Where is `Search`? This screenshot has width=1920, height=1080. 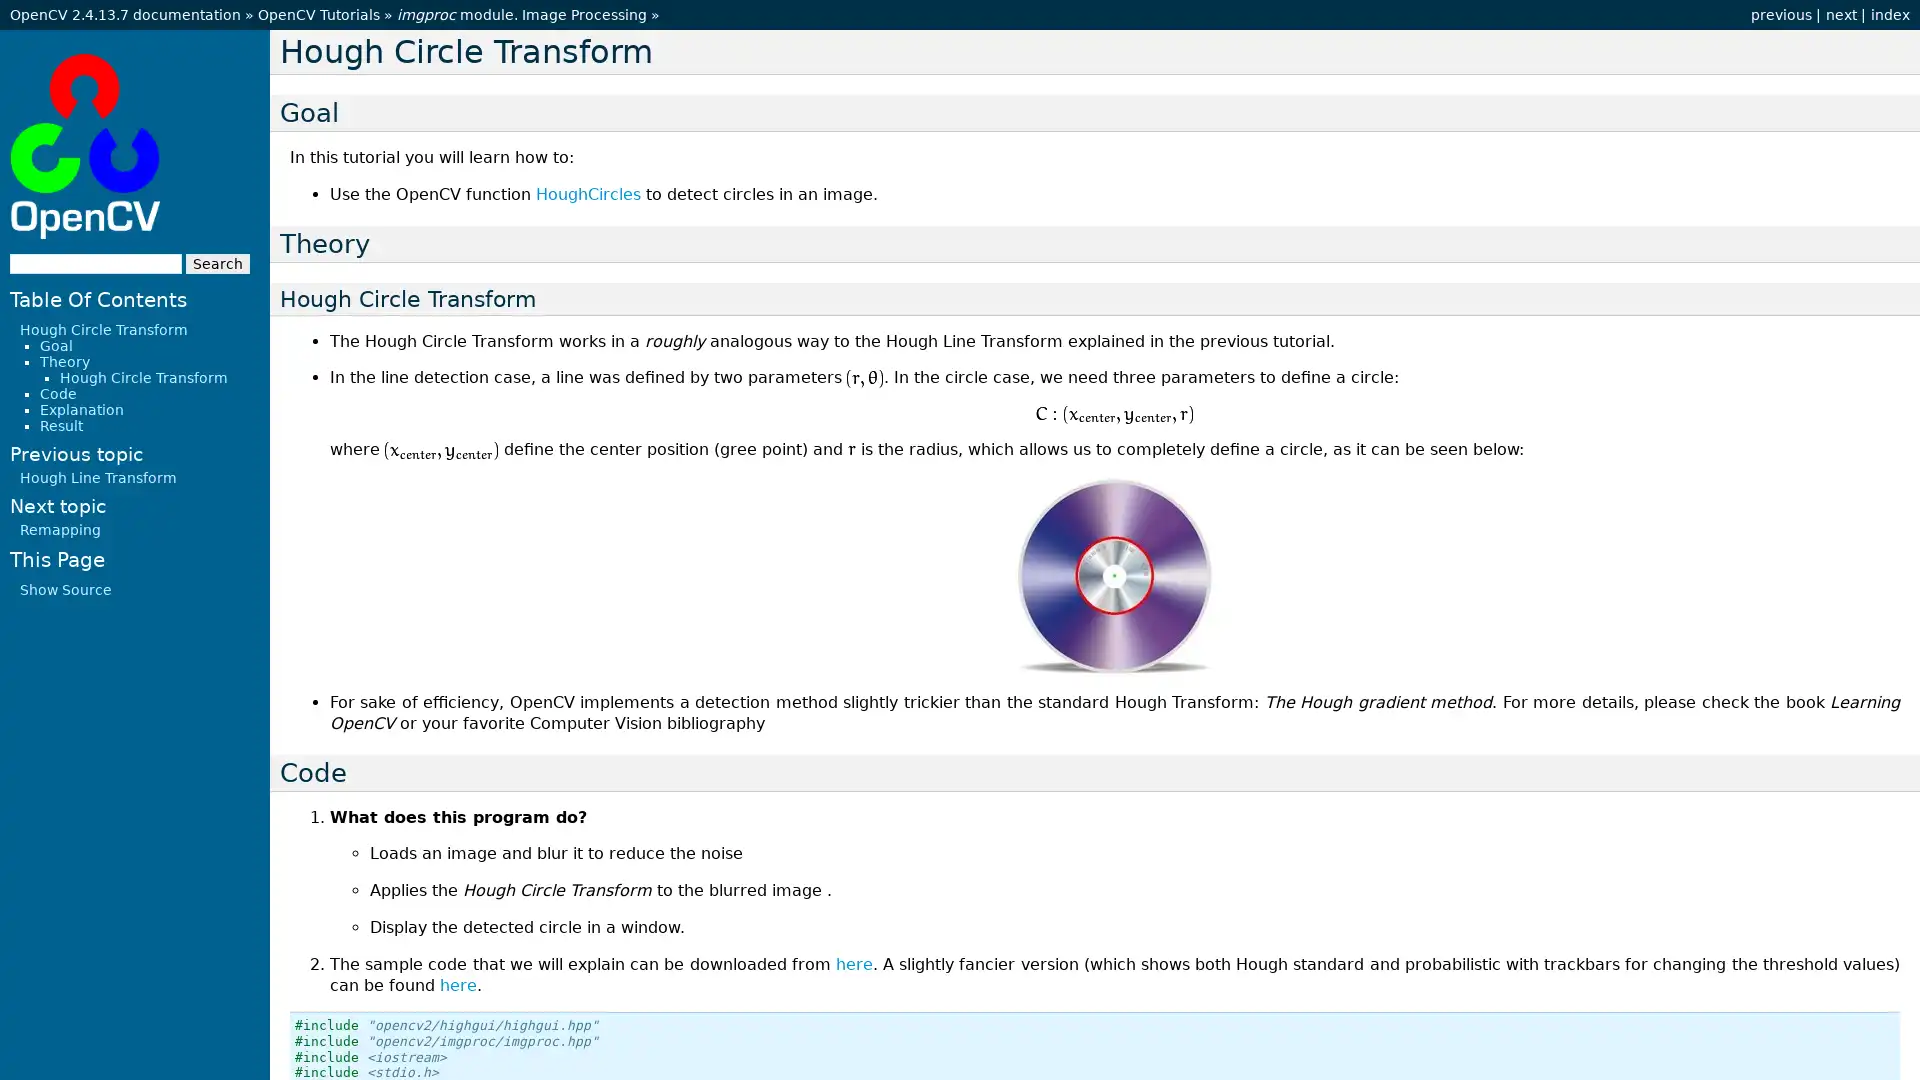 Search is located at coordinates (217, 261).